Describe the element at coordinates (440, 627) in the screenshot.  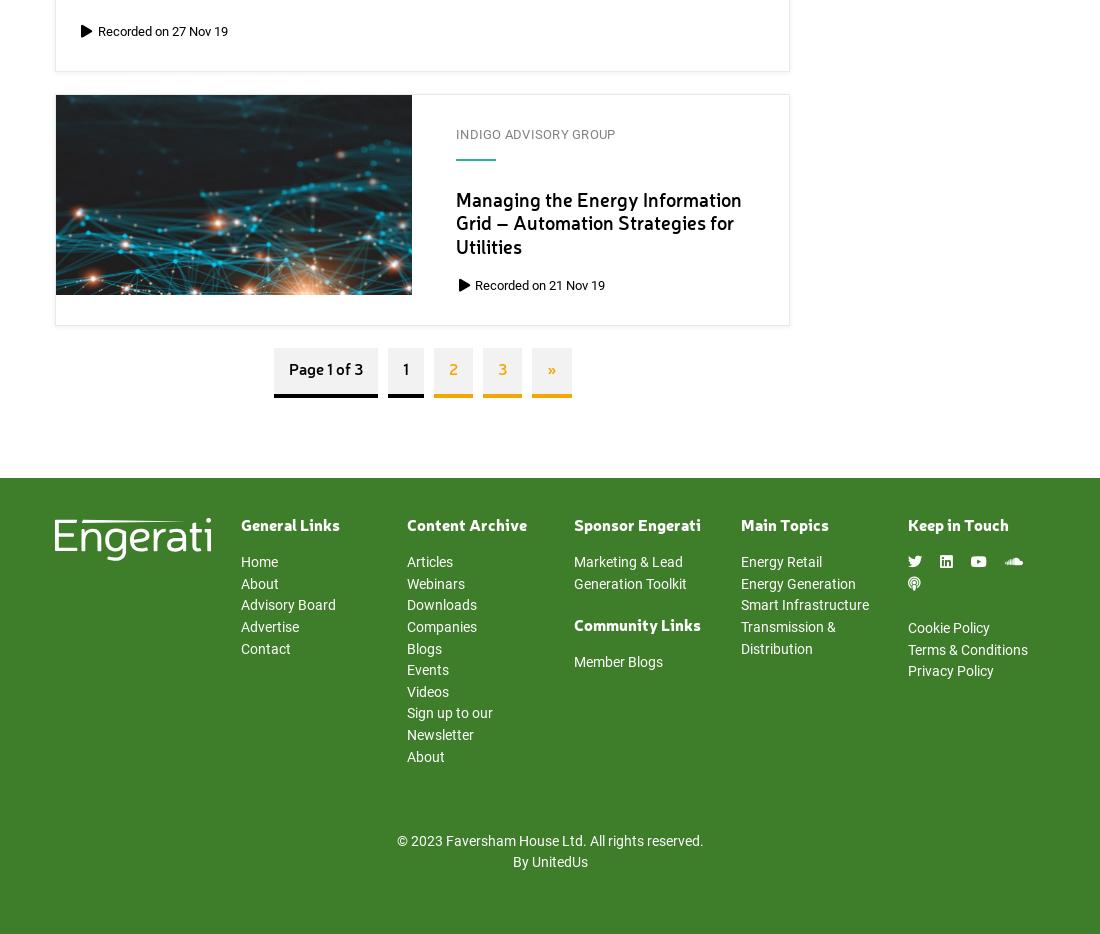
I see `'Companies'` at that location.